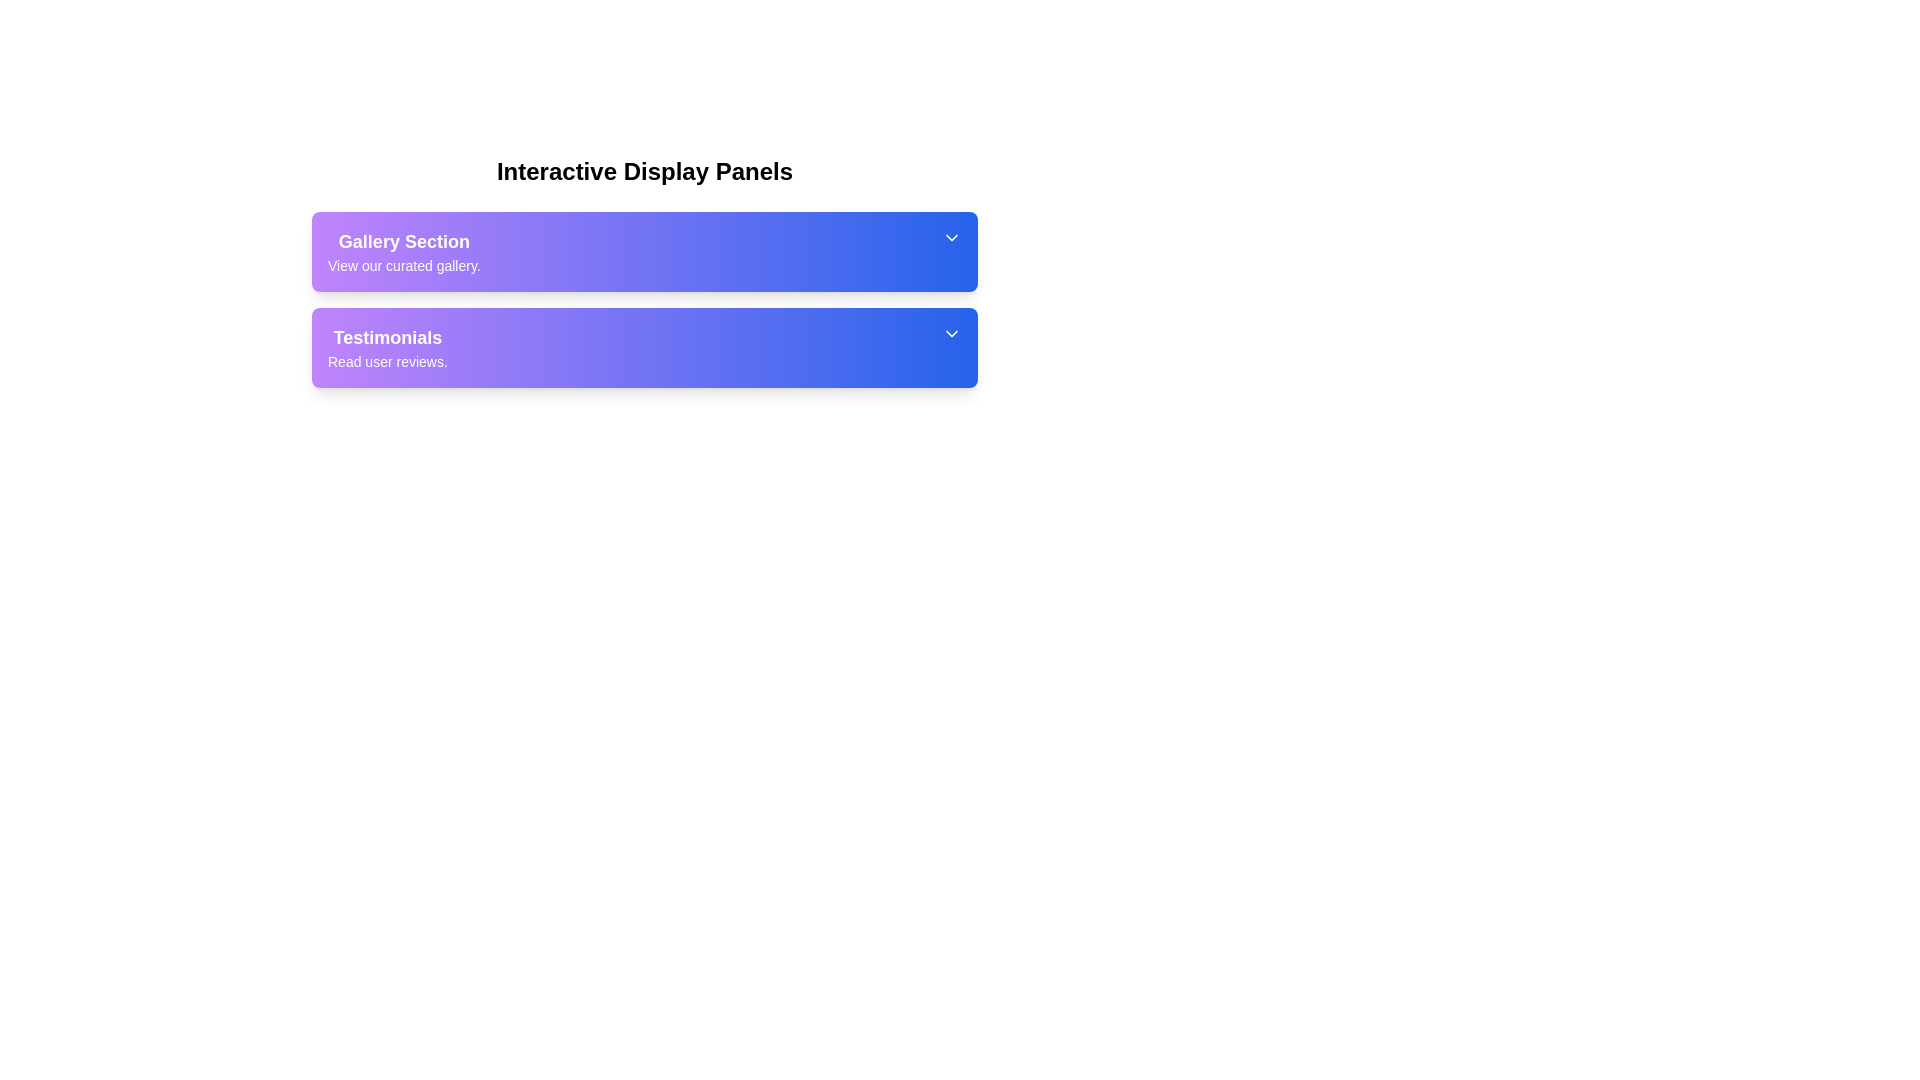  Describe the element at coordinates (950, 333) in the screenshot. I see `the downward chevron icon located on the right-hand side of the Testimonials panel` at that location.